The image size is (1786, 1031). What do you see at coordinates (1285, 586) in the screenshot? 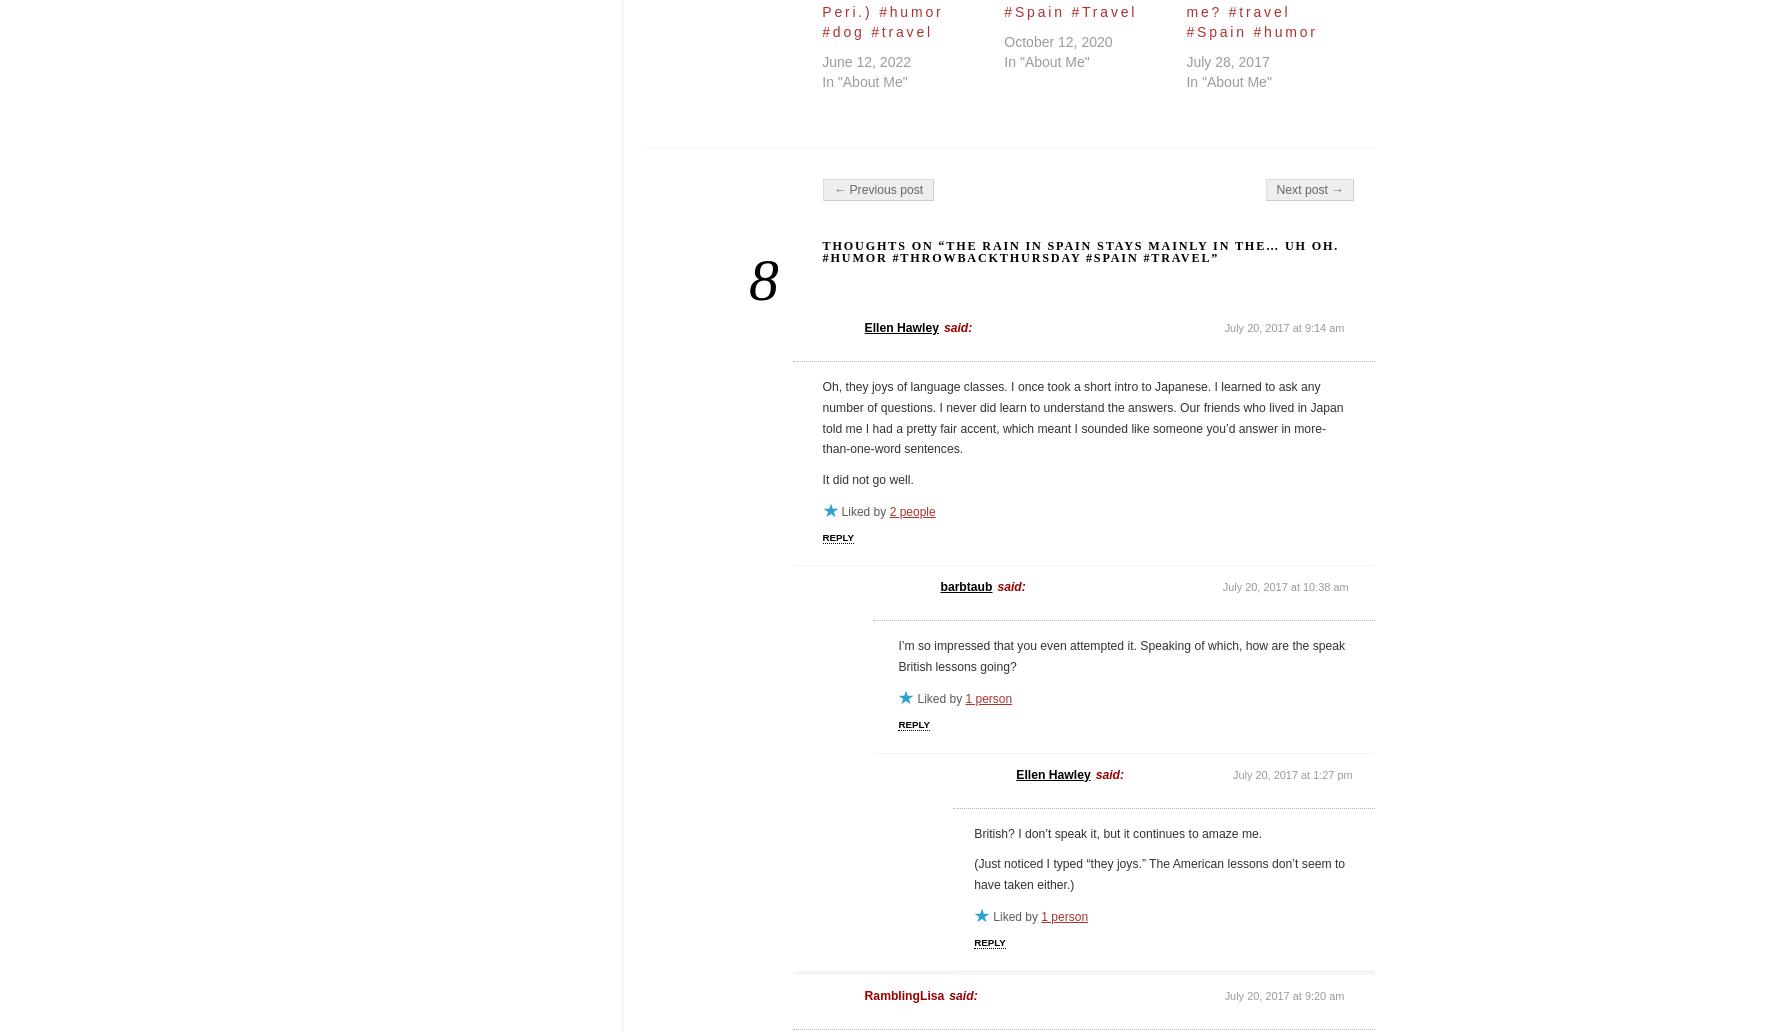
I see `'July 20, 2017 at 10:38 am'` at bounding box center [1285, 586].